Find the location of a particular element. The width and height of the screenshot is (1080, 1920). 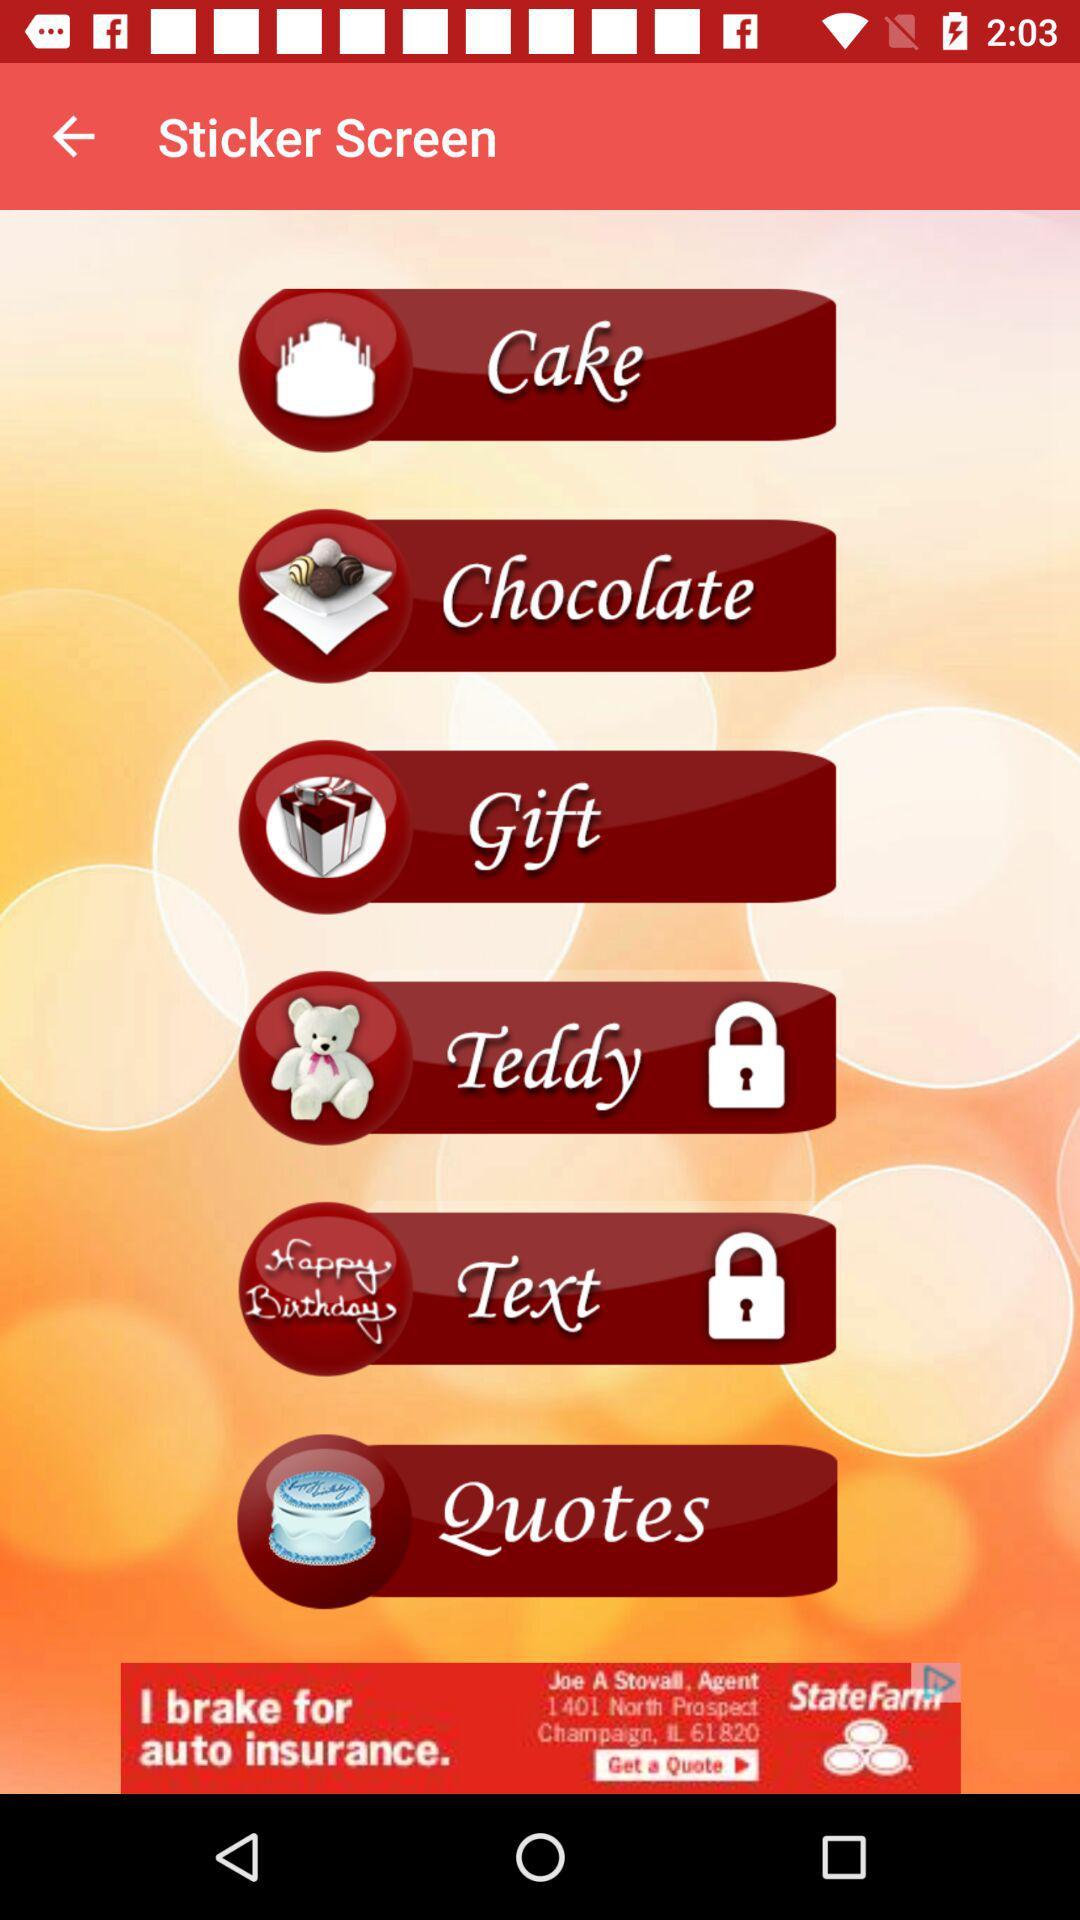

screen teddy lock button is located at coordinates (540, 1058).